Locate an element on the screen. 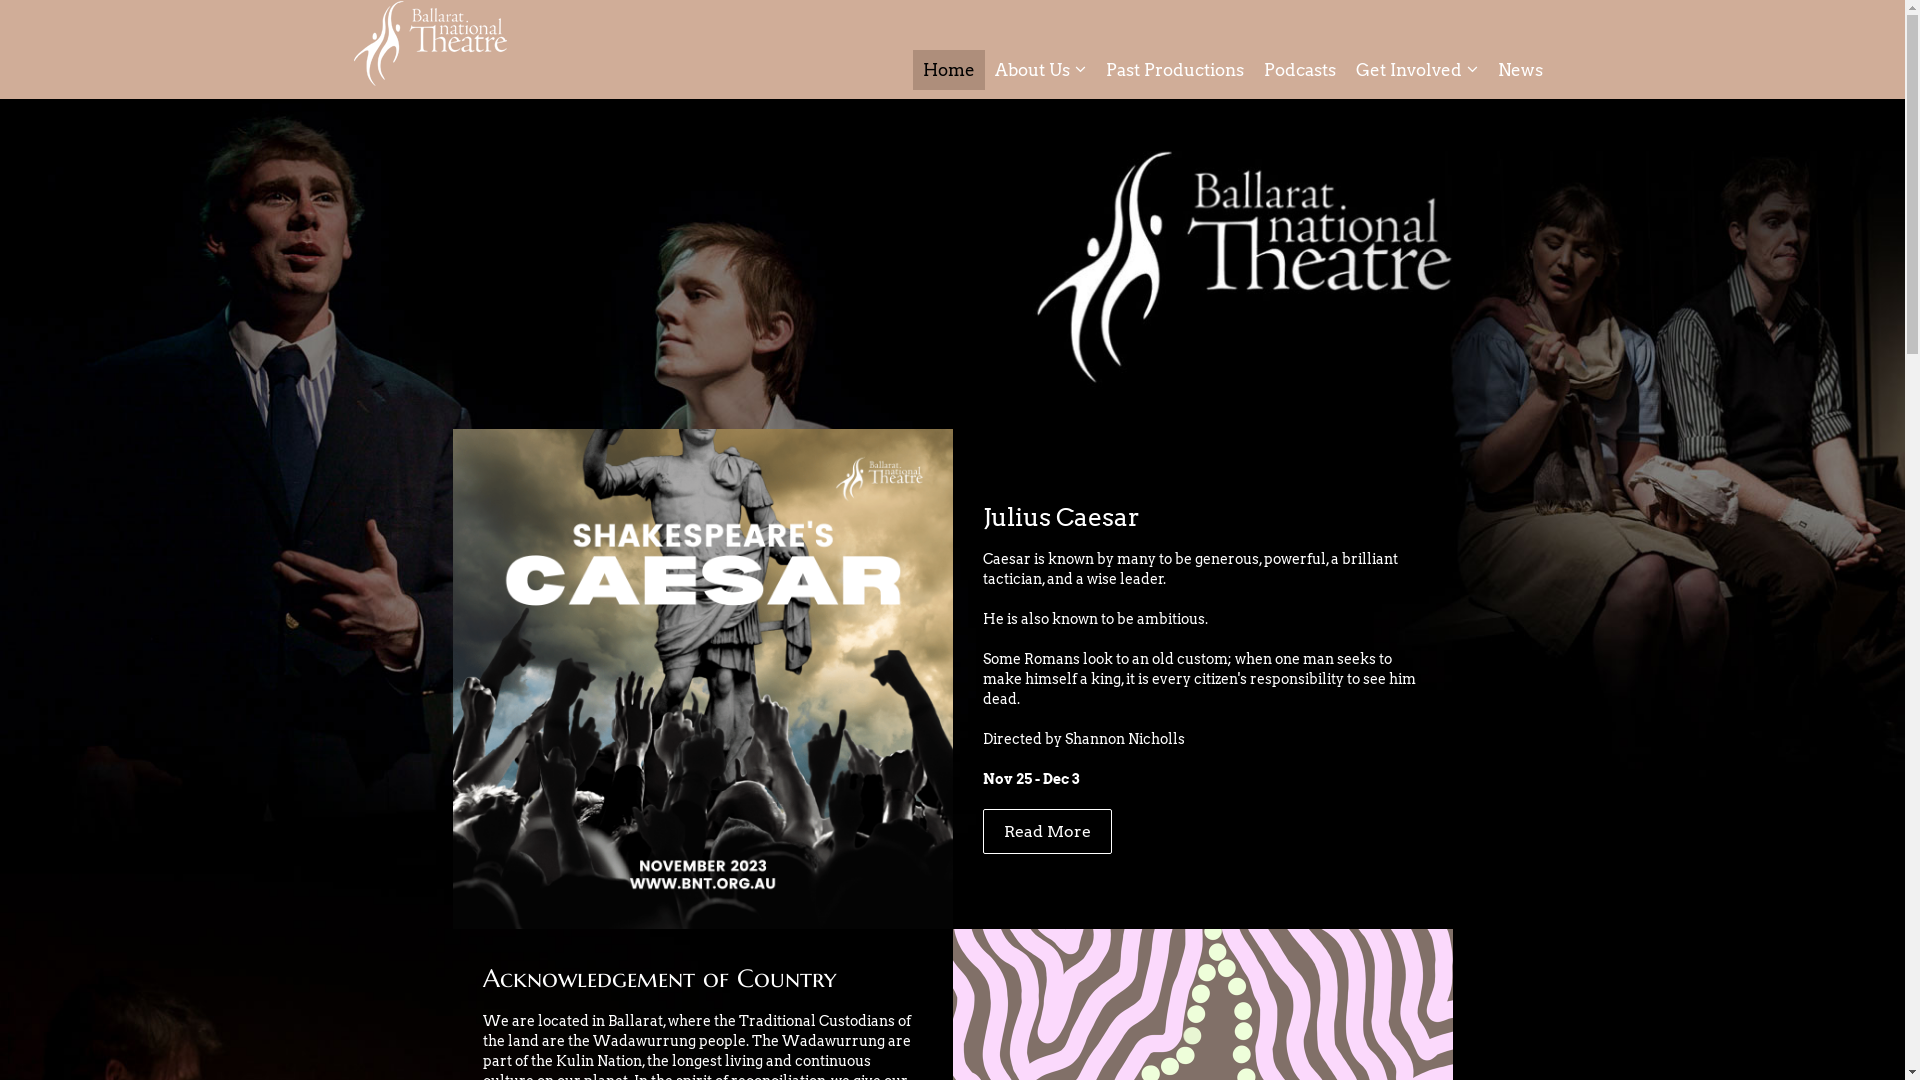 This screenshot has height=1080, width=1920. 'Past Productions' is located at coordinates (1175, 68).